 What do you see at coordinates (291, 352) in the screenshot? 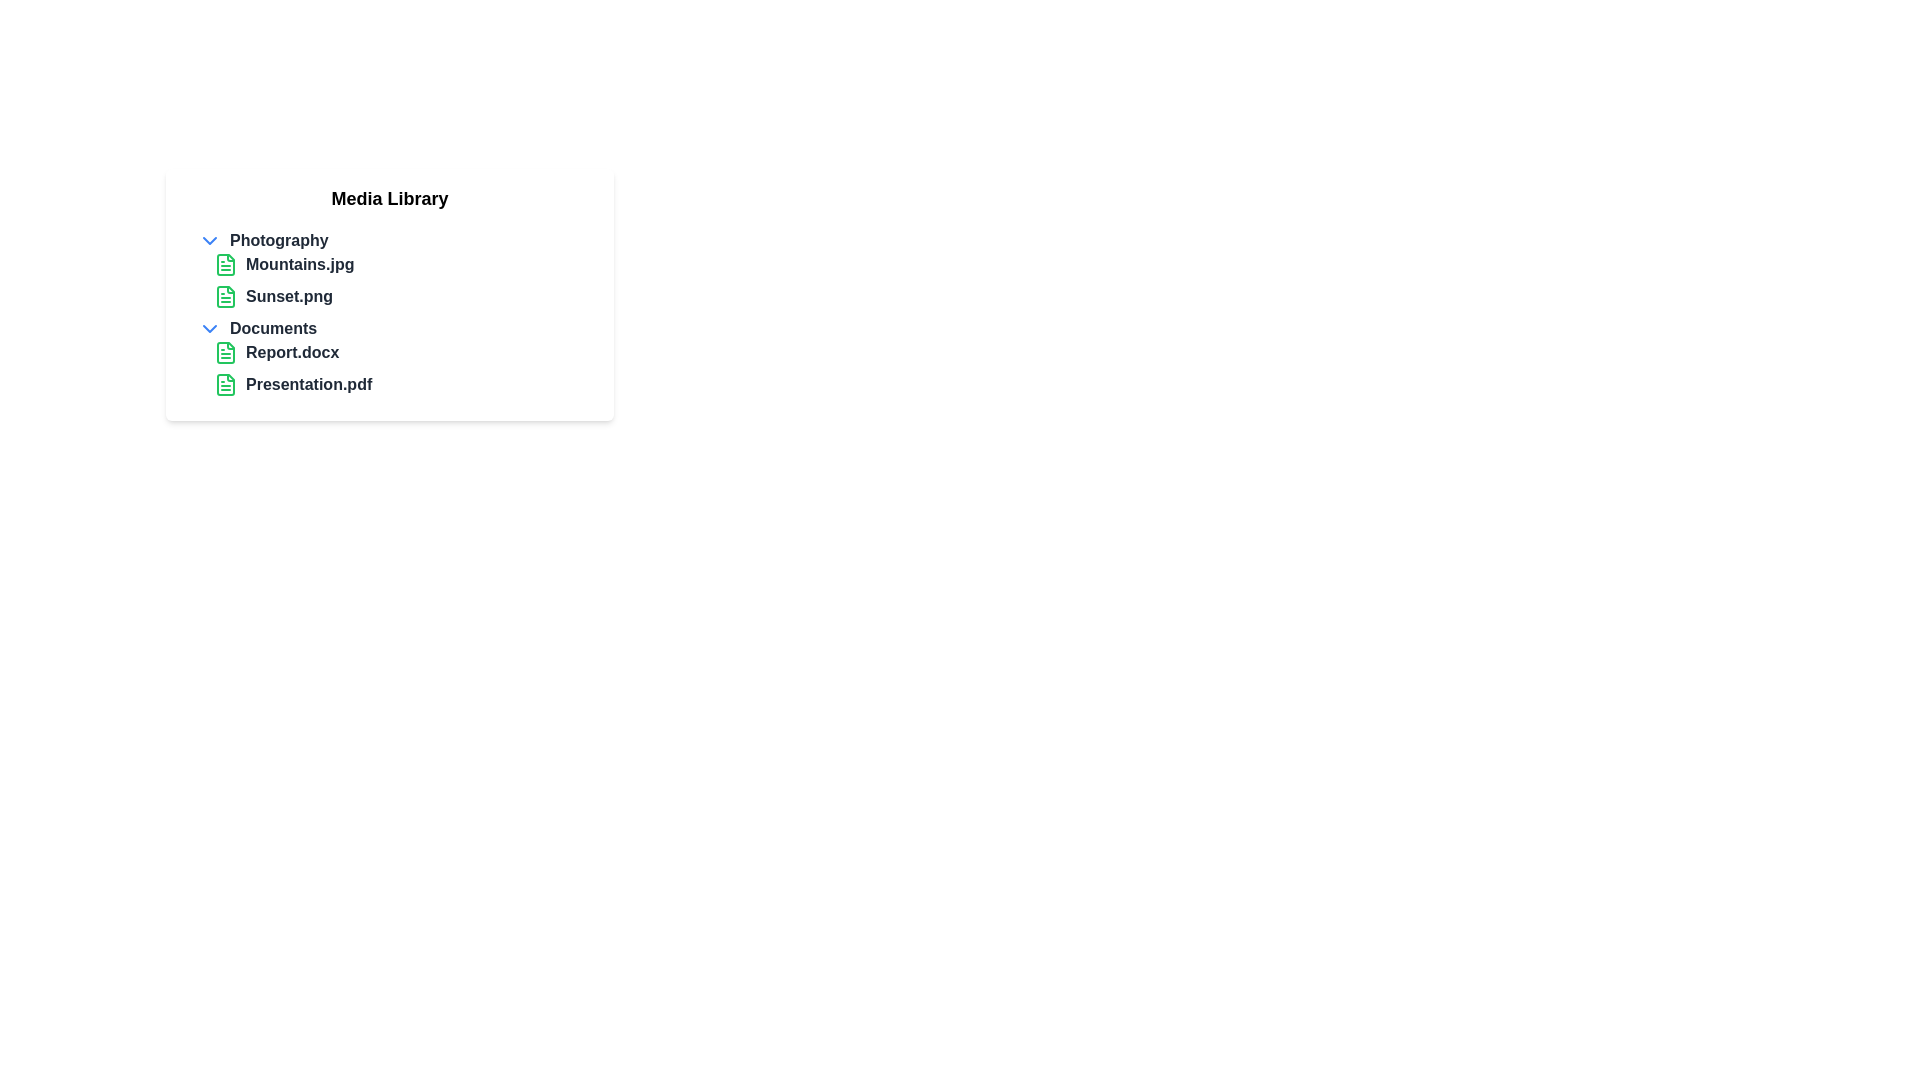
I see `the bold text label displaying the file name 'Report.docx' located in the 'Documents' section of the file explorer interface` at bounding box center [291, 352].